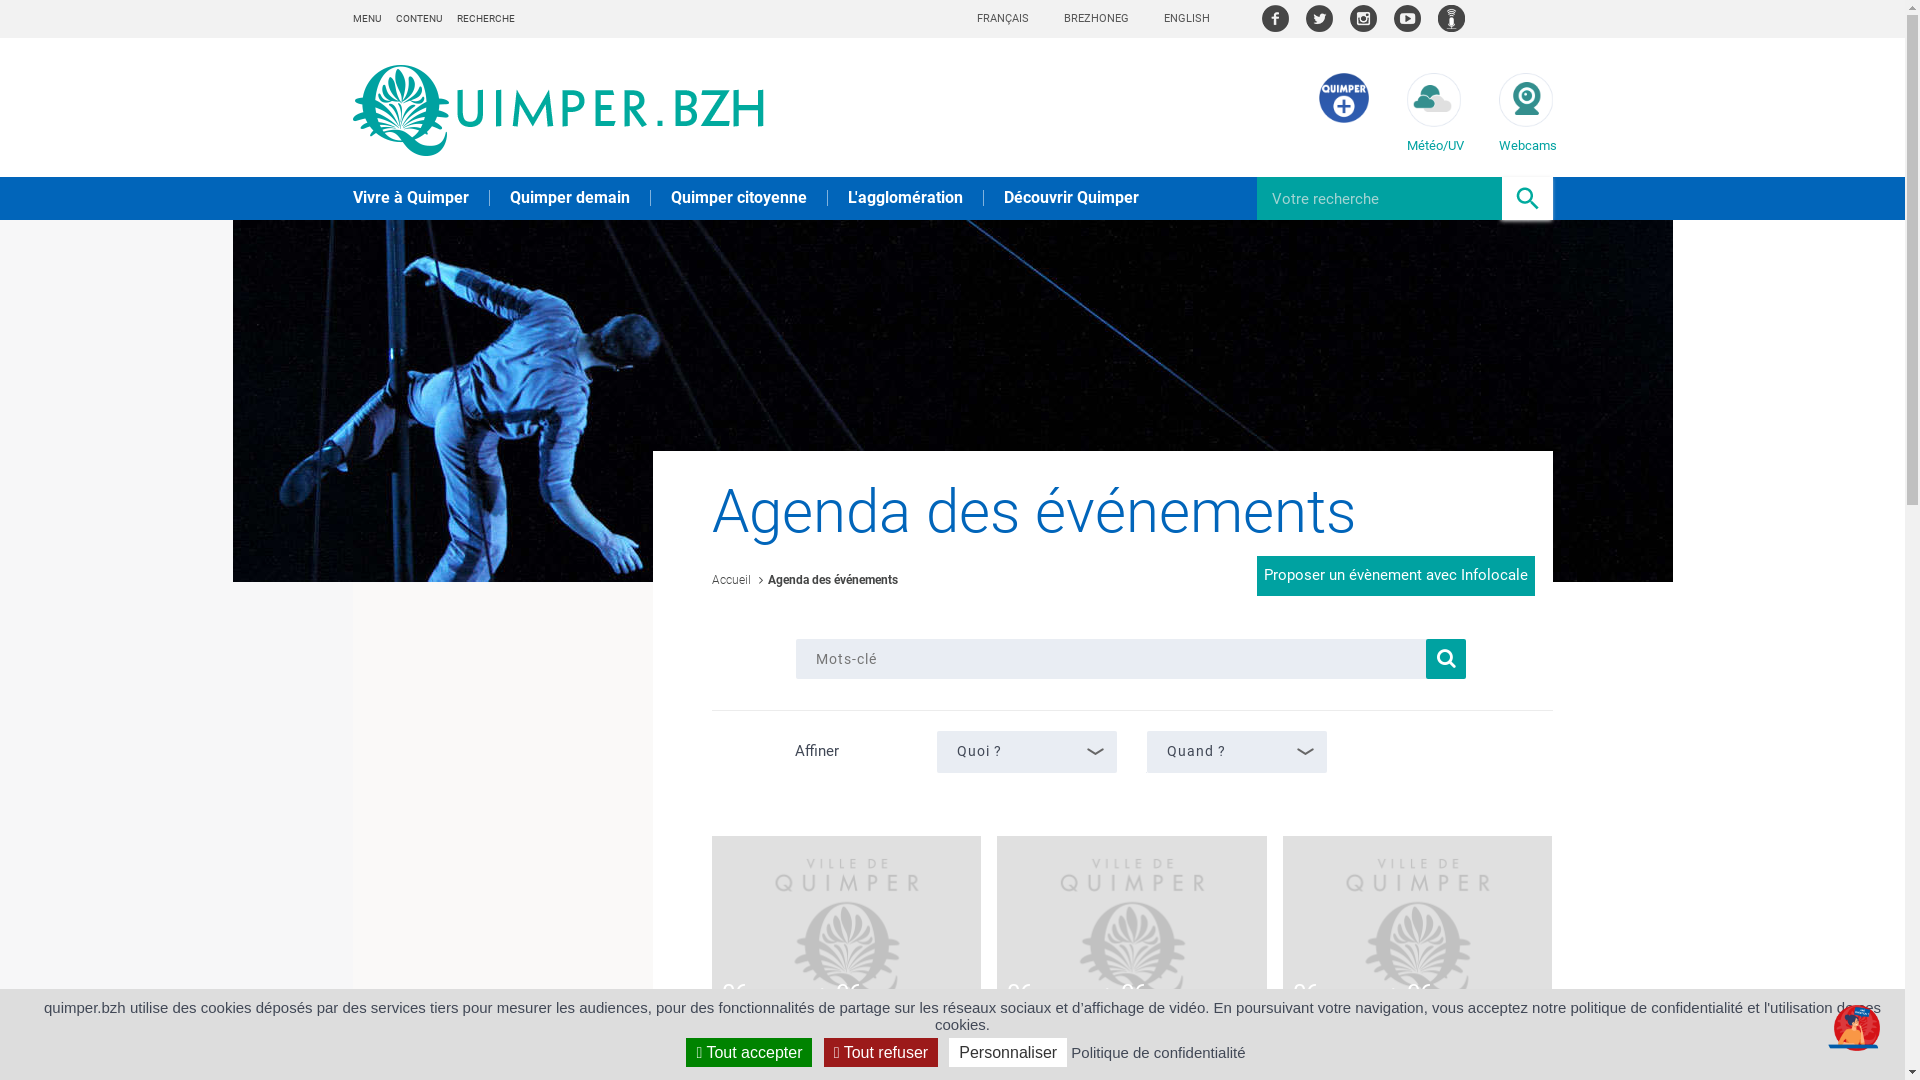  I want to click on 'Accueil', so click(730, 579).